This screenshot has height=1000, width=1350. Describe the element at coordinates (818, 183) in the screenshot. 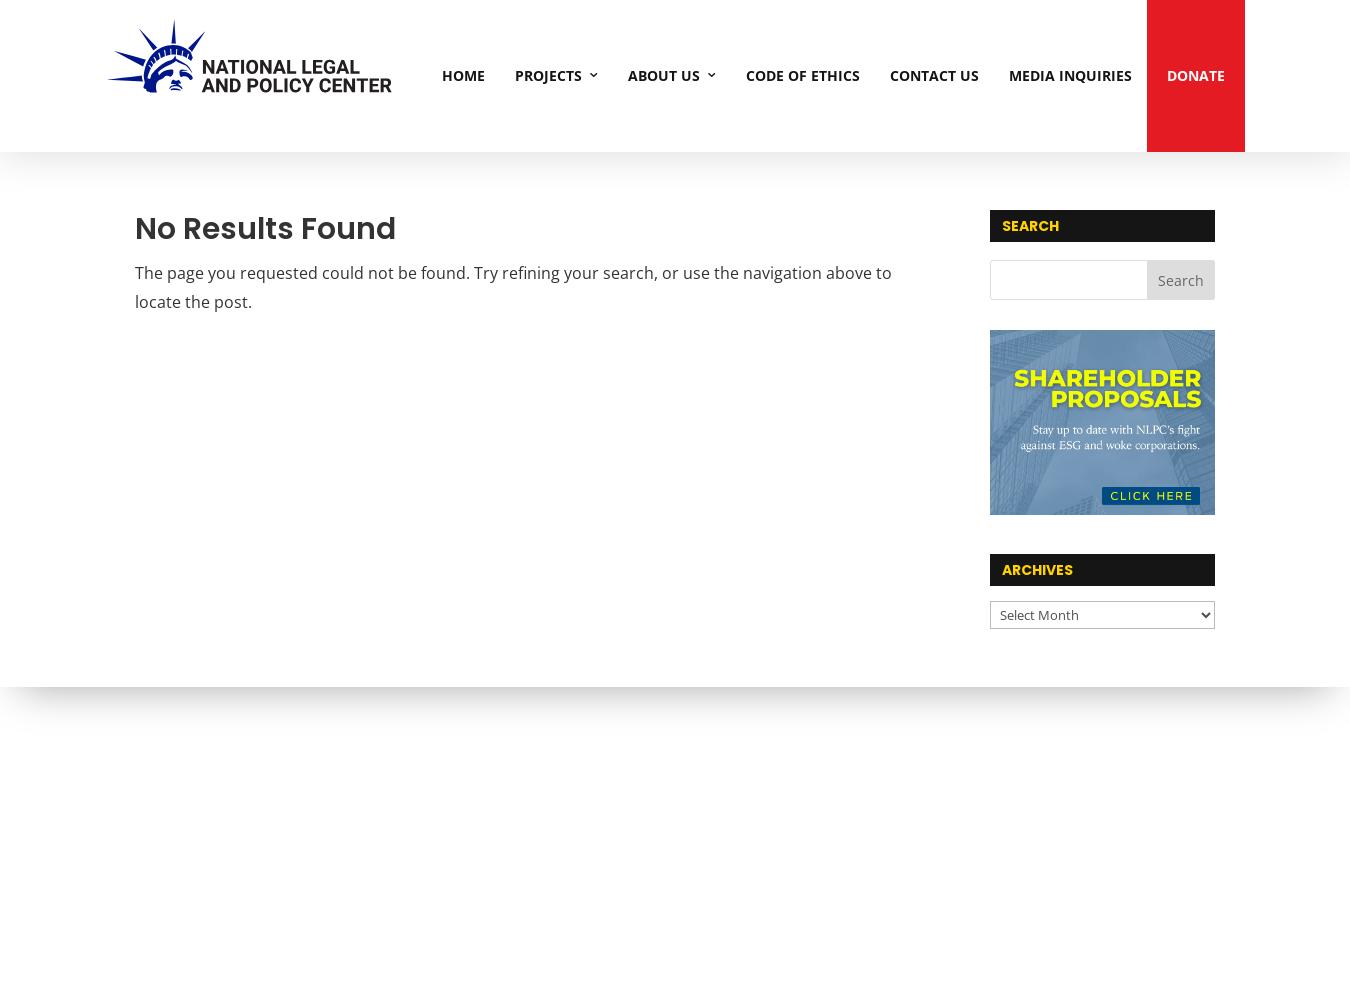

I see `'NLPC Resolutions'` at that location.